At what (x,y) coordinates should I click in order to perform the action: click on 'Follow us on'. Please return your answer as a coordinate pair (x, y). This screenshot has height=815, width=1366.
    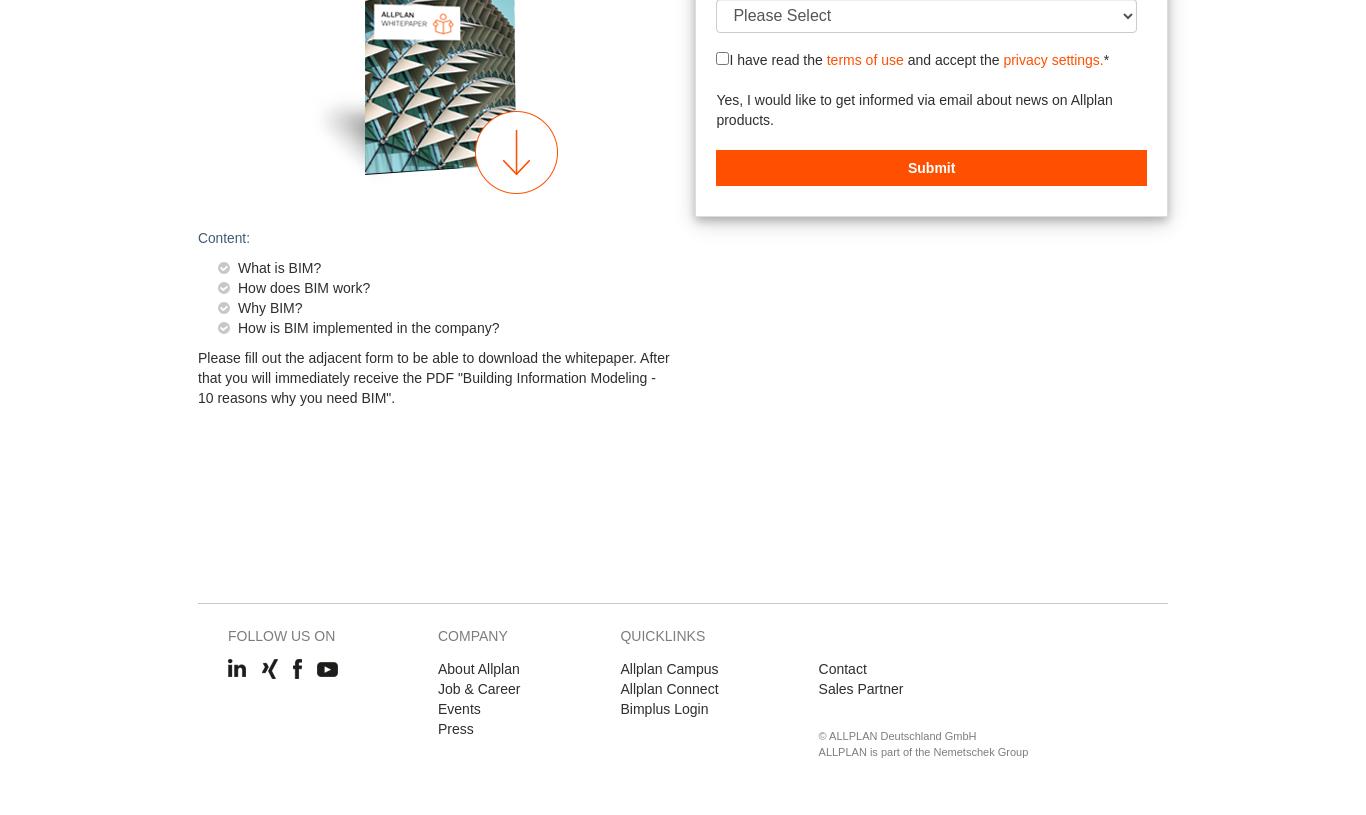
    Looking at the image, I should click on (281, 635).